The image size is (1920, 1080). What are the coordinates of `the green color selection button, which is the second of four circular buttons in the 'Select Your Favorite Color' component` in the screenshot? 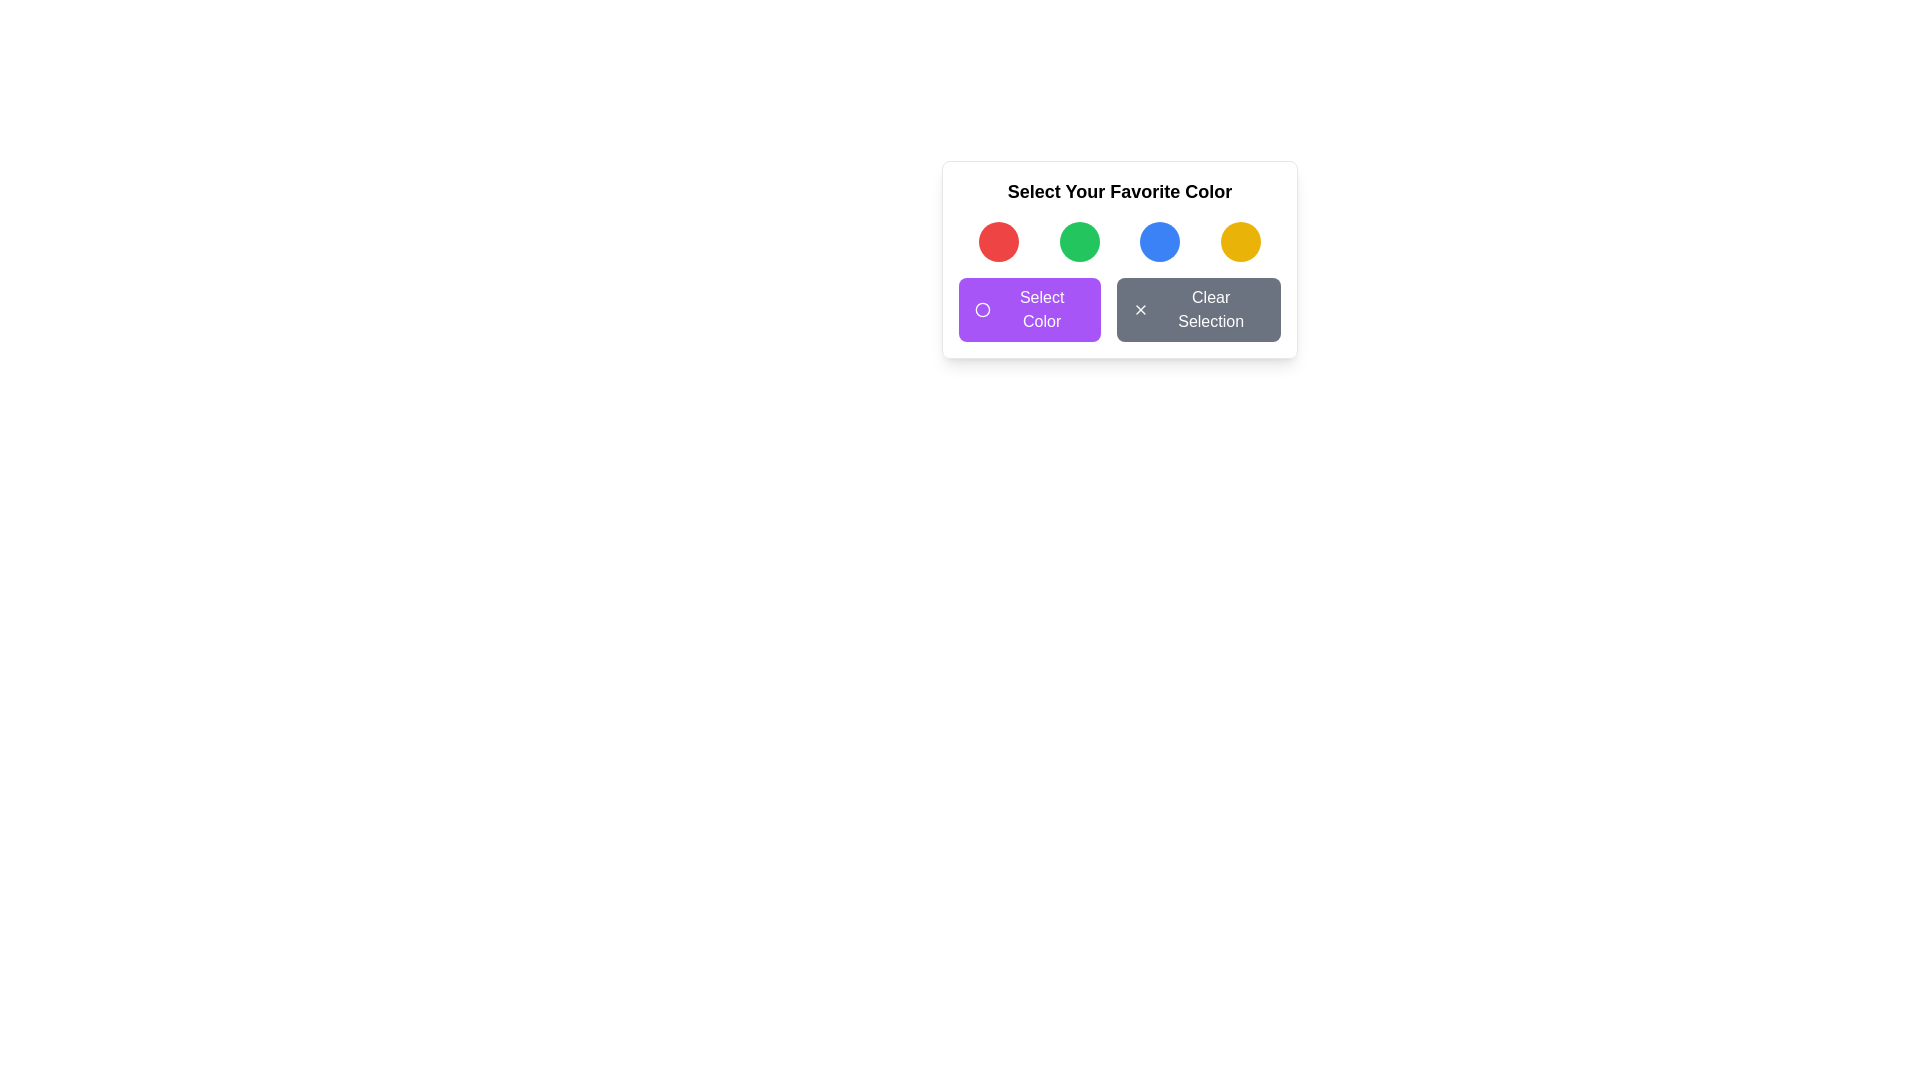 It's located at (1078, 241).